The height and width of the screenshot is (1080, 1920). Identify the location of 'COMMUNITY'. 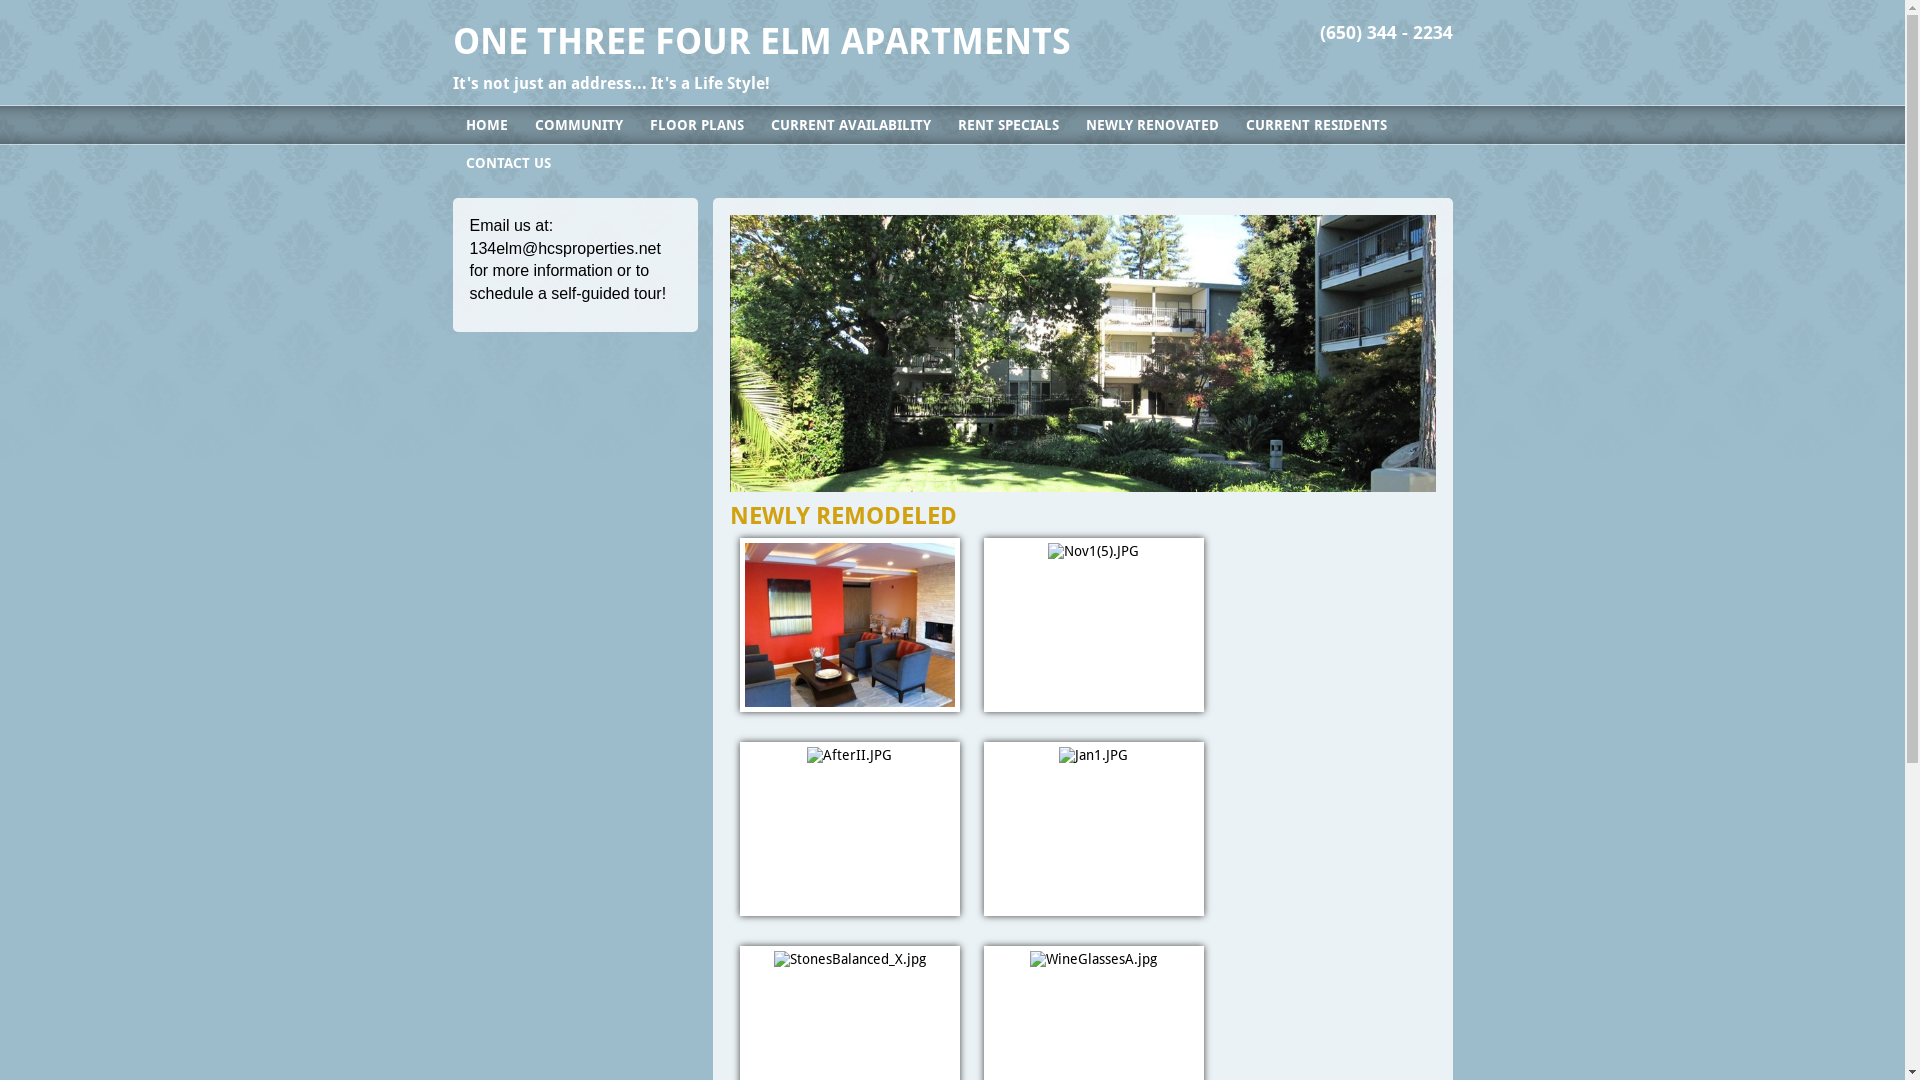
(578, 124).